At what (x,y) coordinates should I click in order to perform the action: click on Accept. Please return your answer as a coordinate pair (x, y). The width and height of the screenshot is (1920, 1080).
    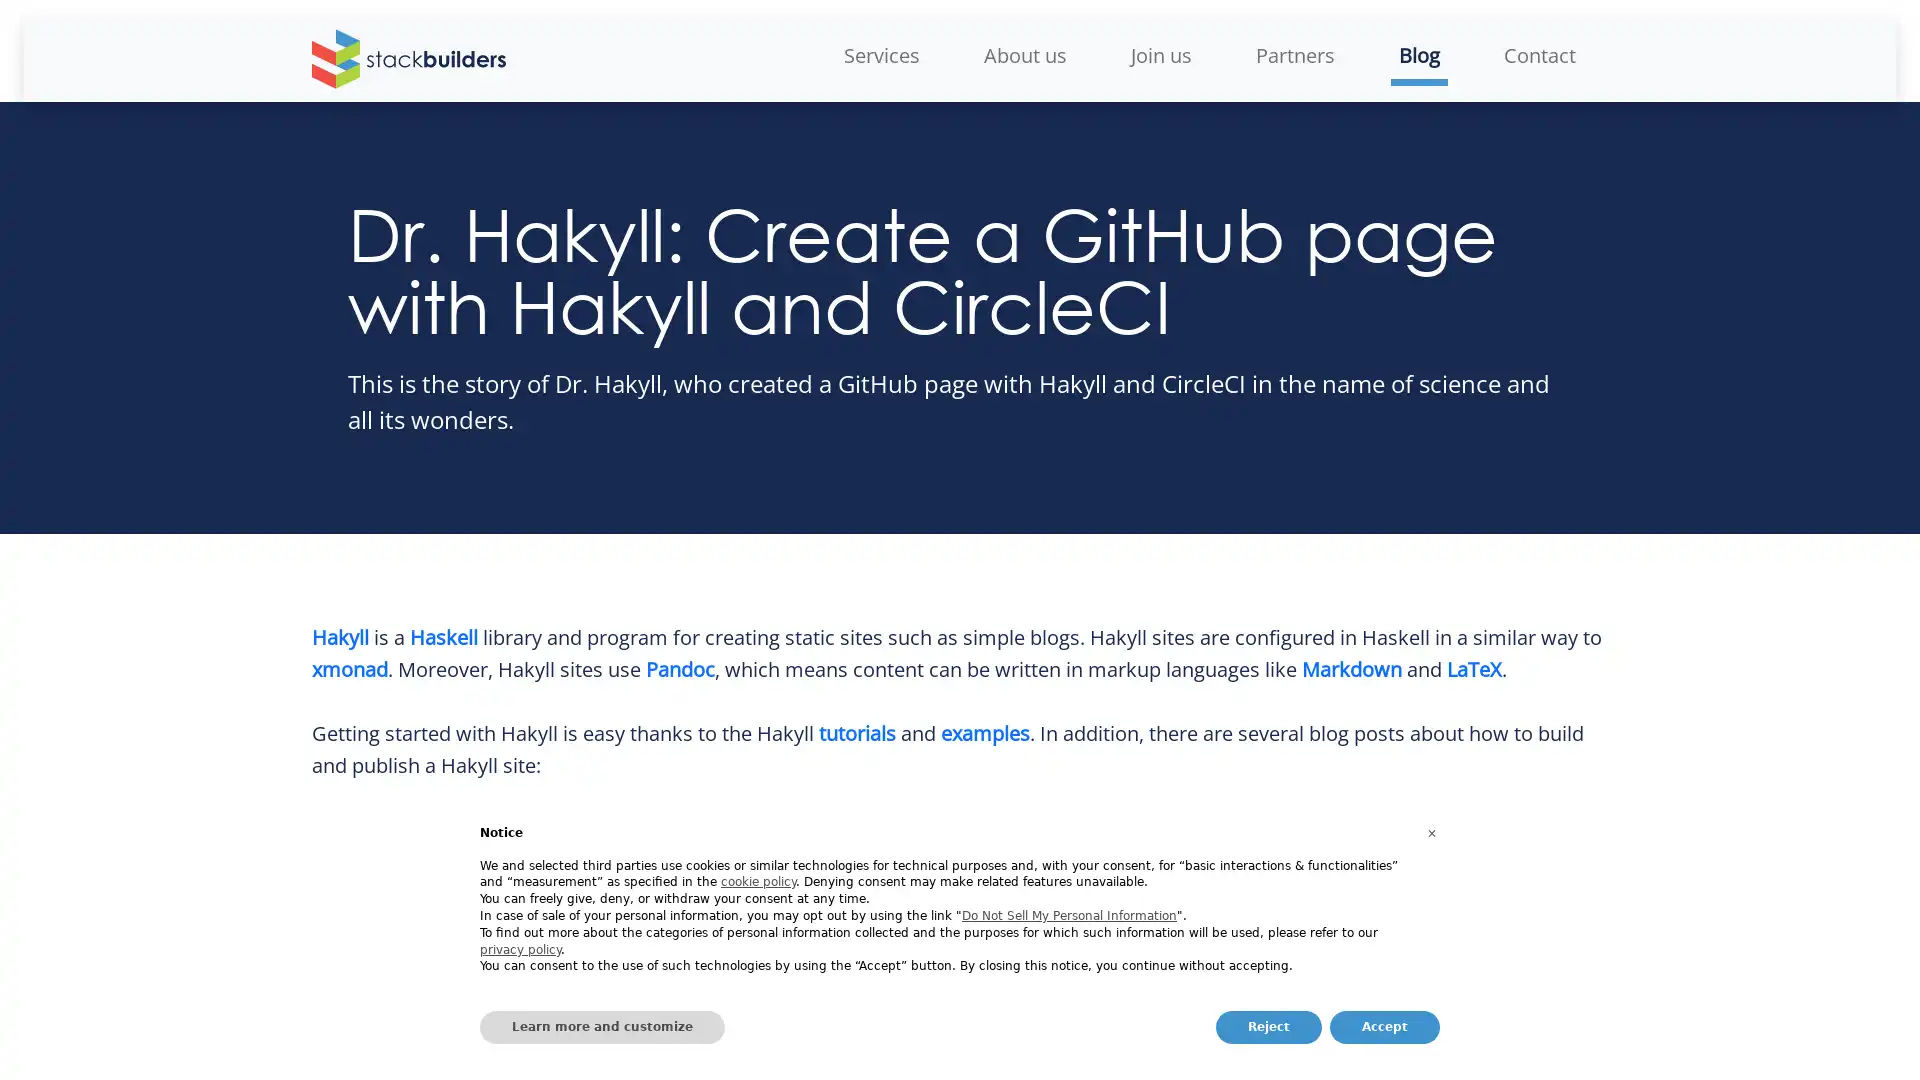
    Looking at the image, I should click on (1384, 1027).